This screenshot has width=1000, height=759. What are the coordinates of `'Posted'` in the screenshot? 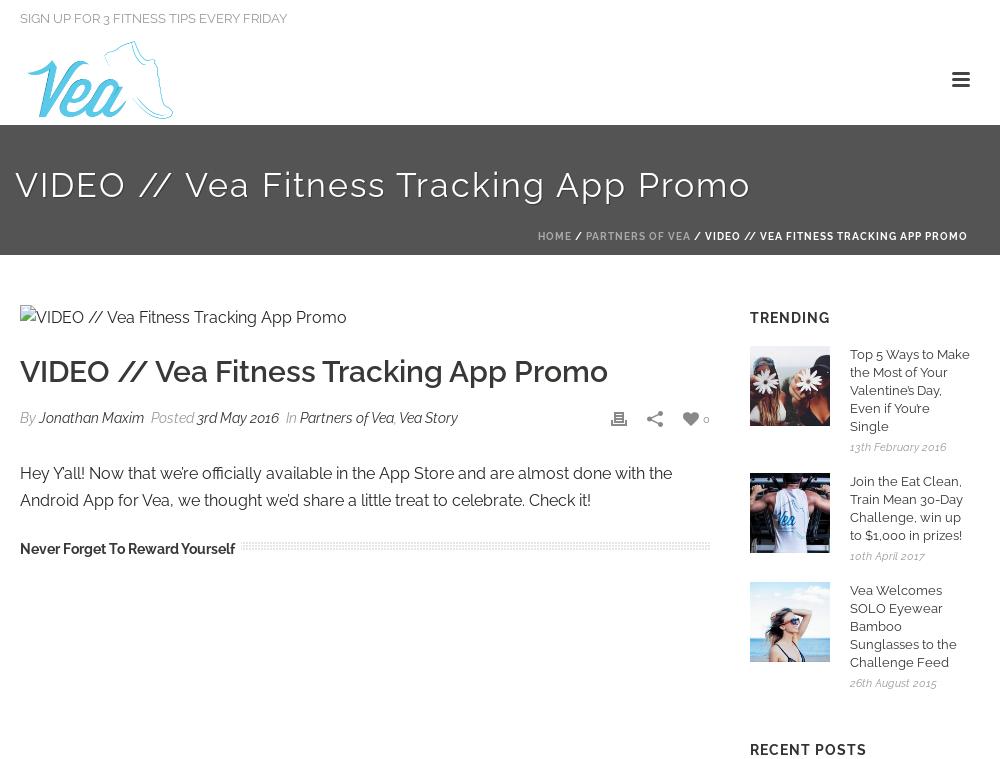 It's located at (172, 416).